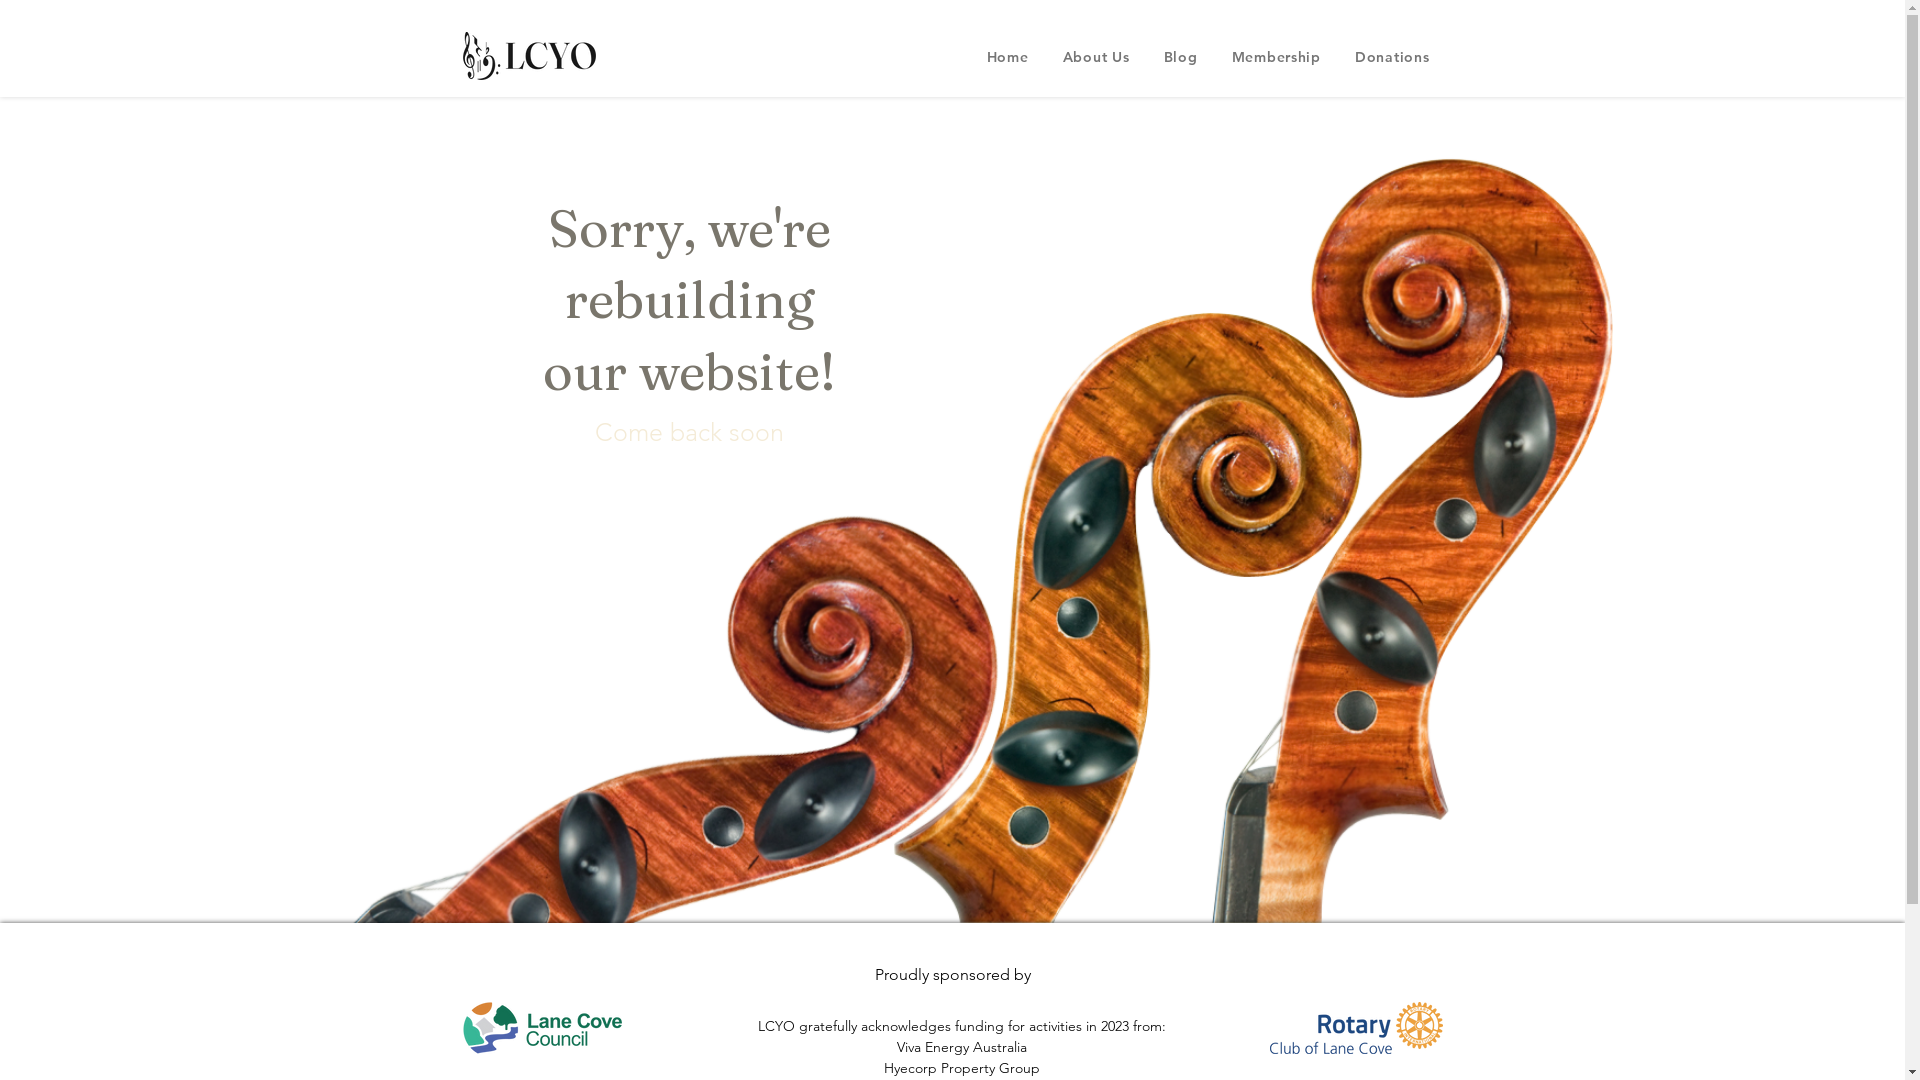 The image size is (1920, 1080). I want to click on 'Membership', so click(1275, 56).